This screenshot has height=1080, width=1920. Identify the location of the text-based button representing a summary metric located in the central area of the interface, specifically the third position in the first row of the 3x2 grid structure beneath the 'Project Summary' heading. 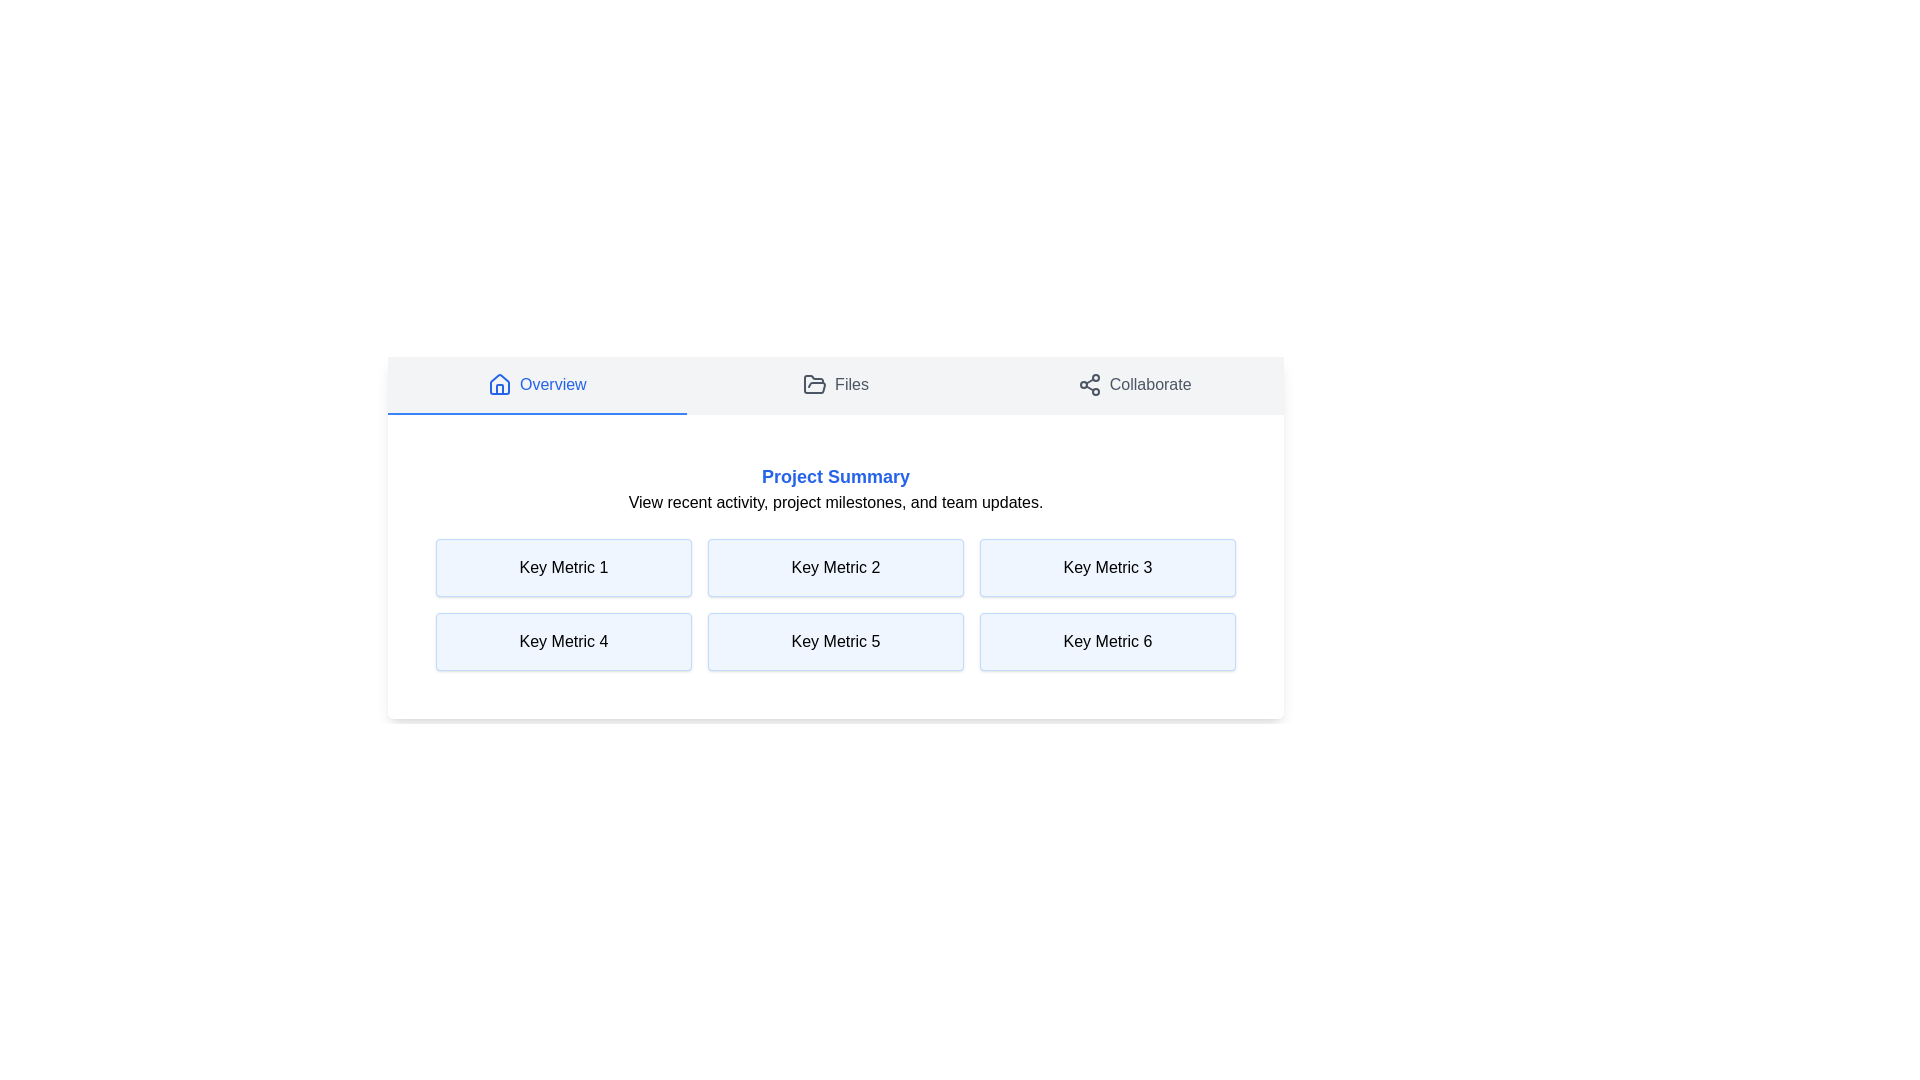
(1107, 567).